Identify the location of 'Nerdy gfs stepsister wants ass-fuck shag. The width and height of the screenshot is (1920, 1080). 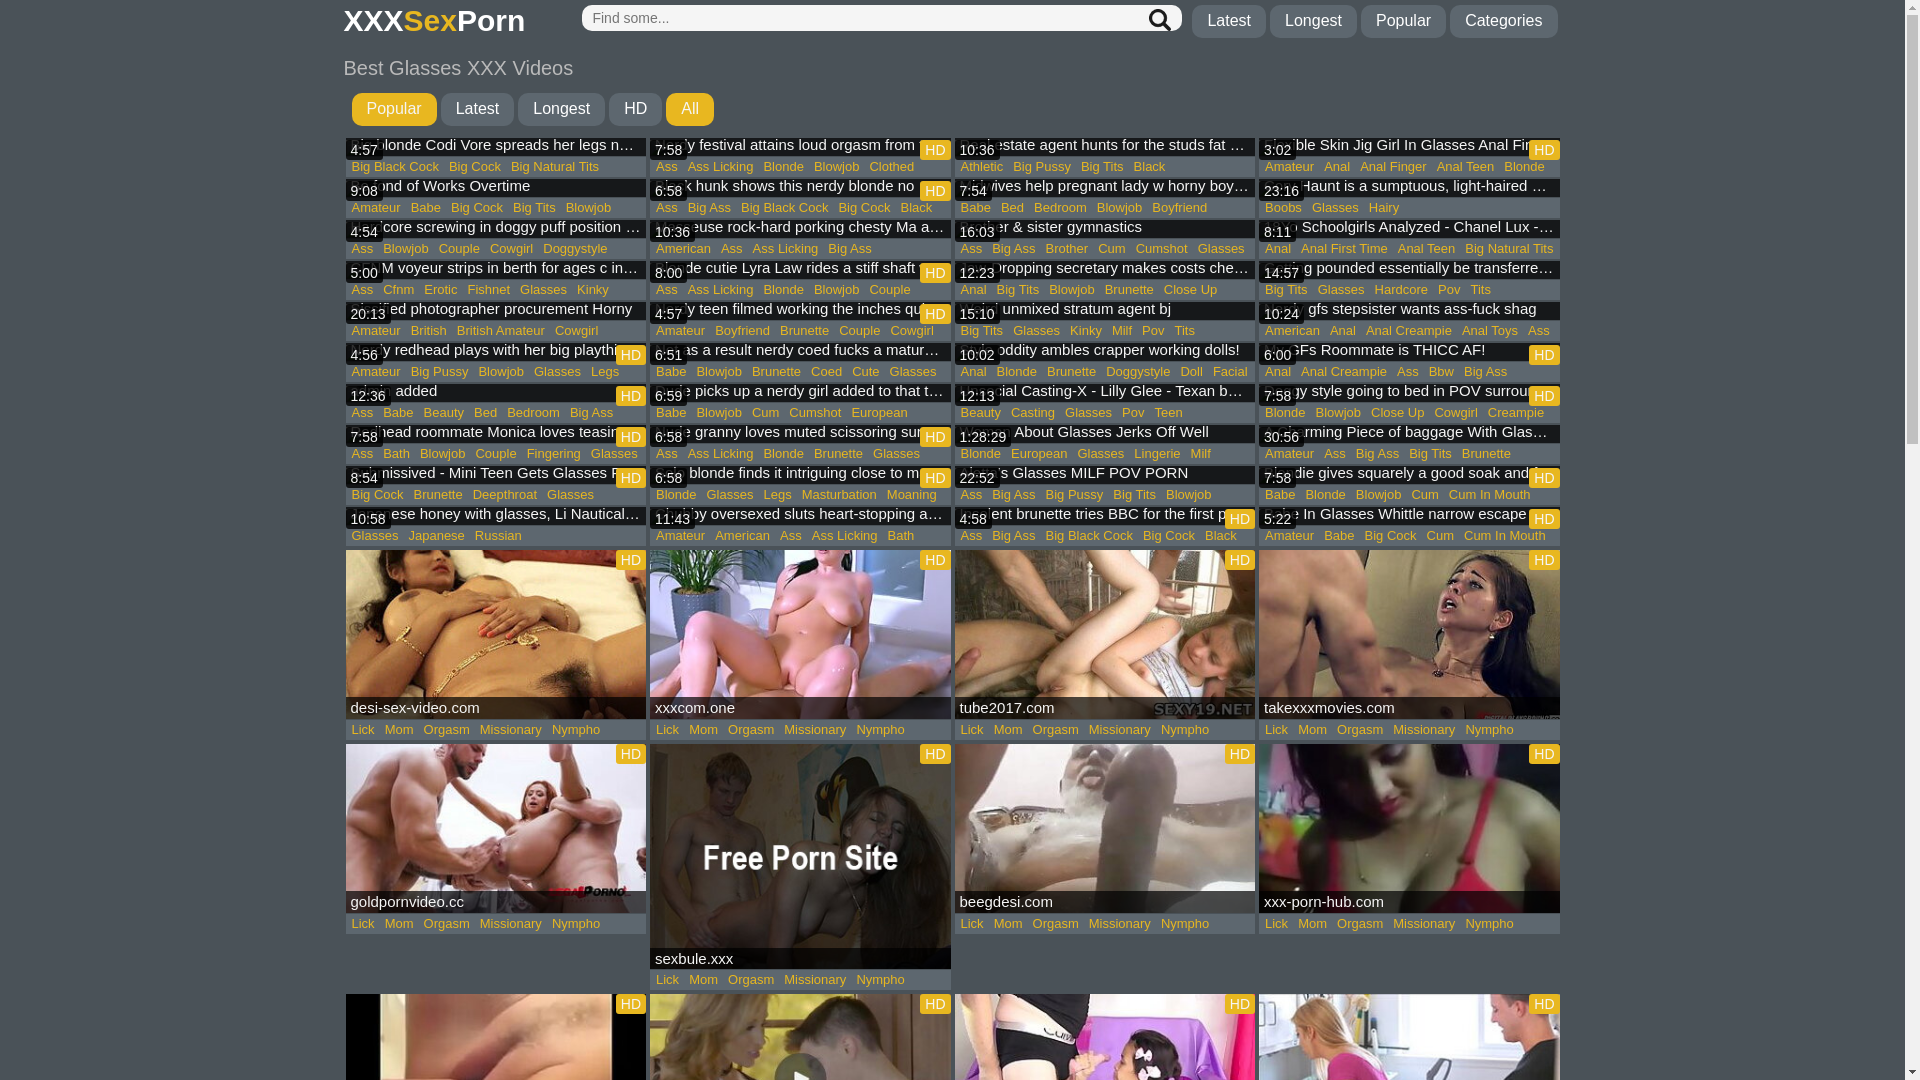
(1408, 312).